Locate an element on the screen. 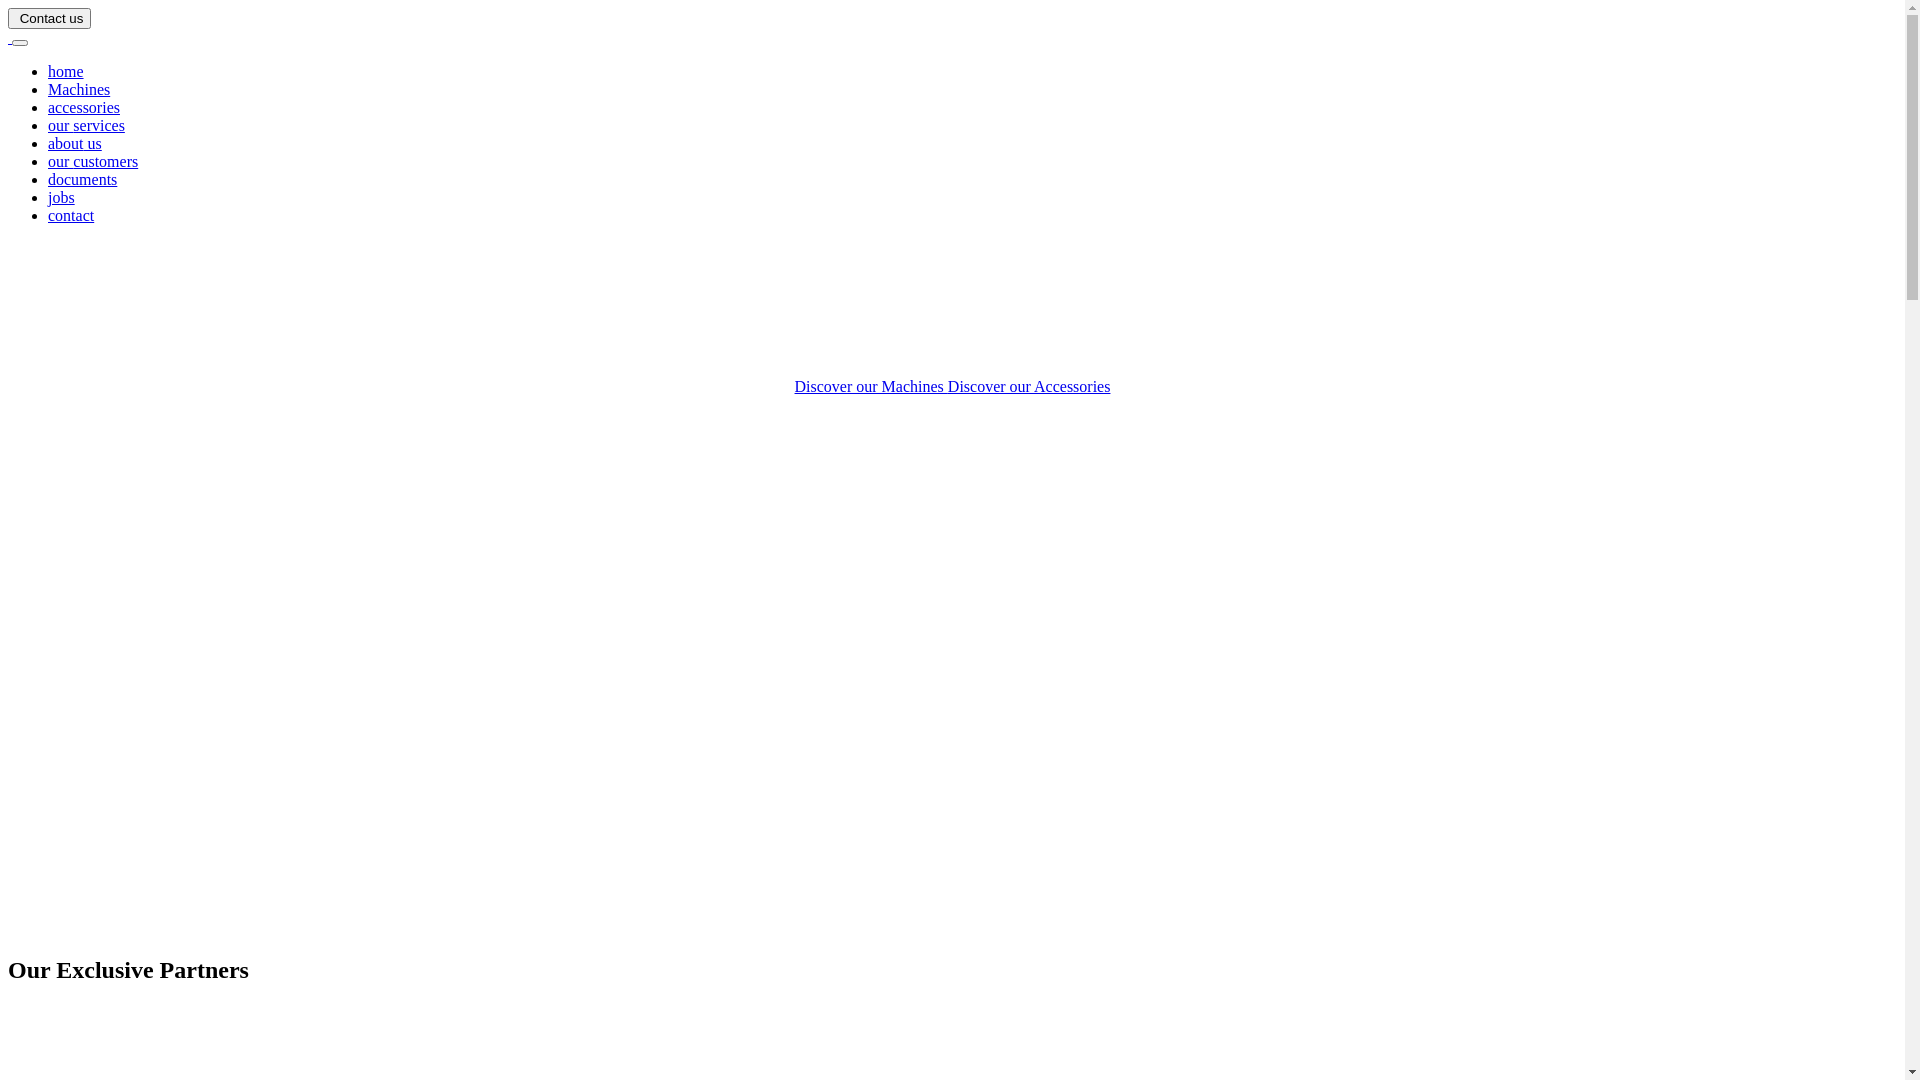 This screenshot has height=1080, width=1920. ' Contact us' is located at coordinates (49, 18).